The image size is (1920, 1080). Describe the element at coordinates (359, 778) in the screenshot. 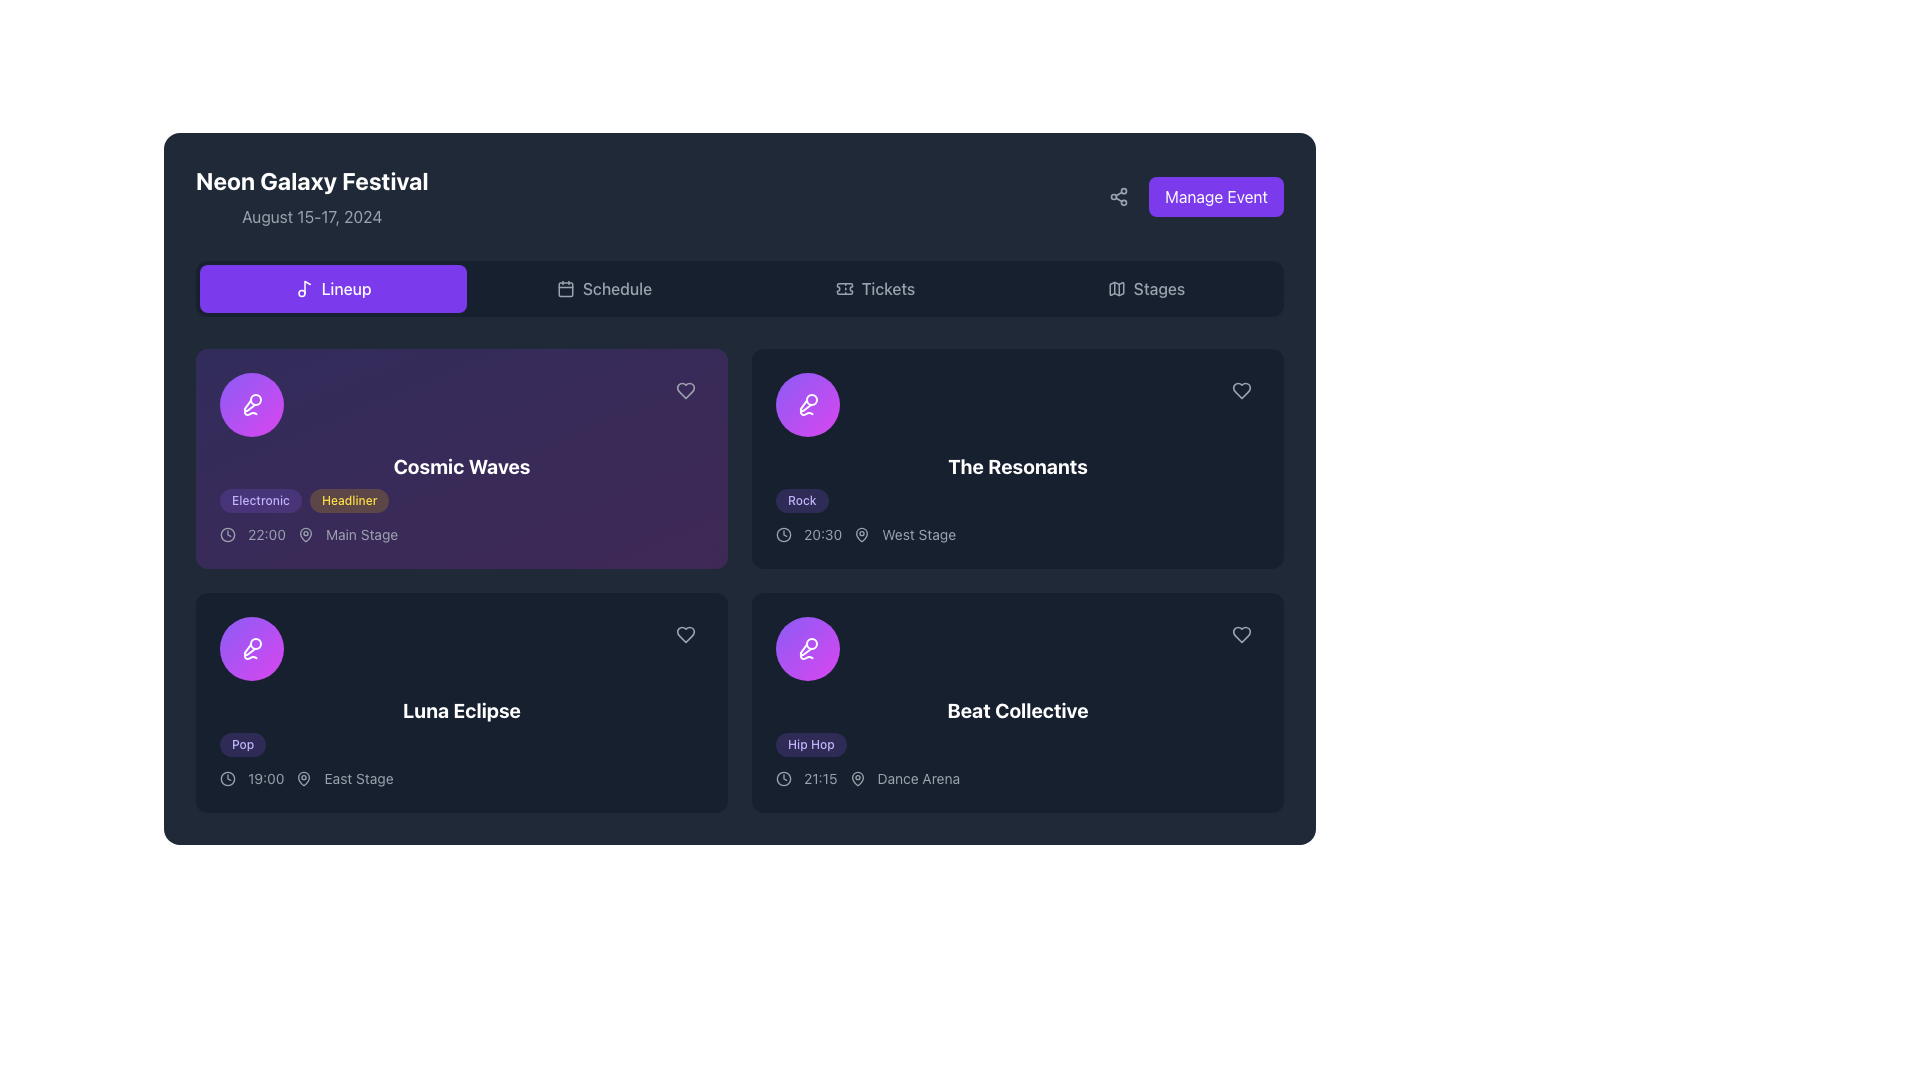

I see `the 'East Stage' text label located to the right of the pin icon in the second row of event cards under 'Luna Eclipse' in the 'Lineup' section` at that location.